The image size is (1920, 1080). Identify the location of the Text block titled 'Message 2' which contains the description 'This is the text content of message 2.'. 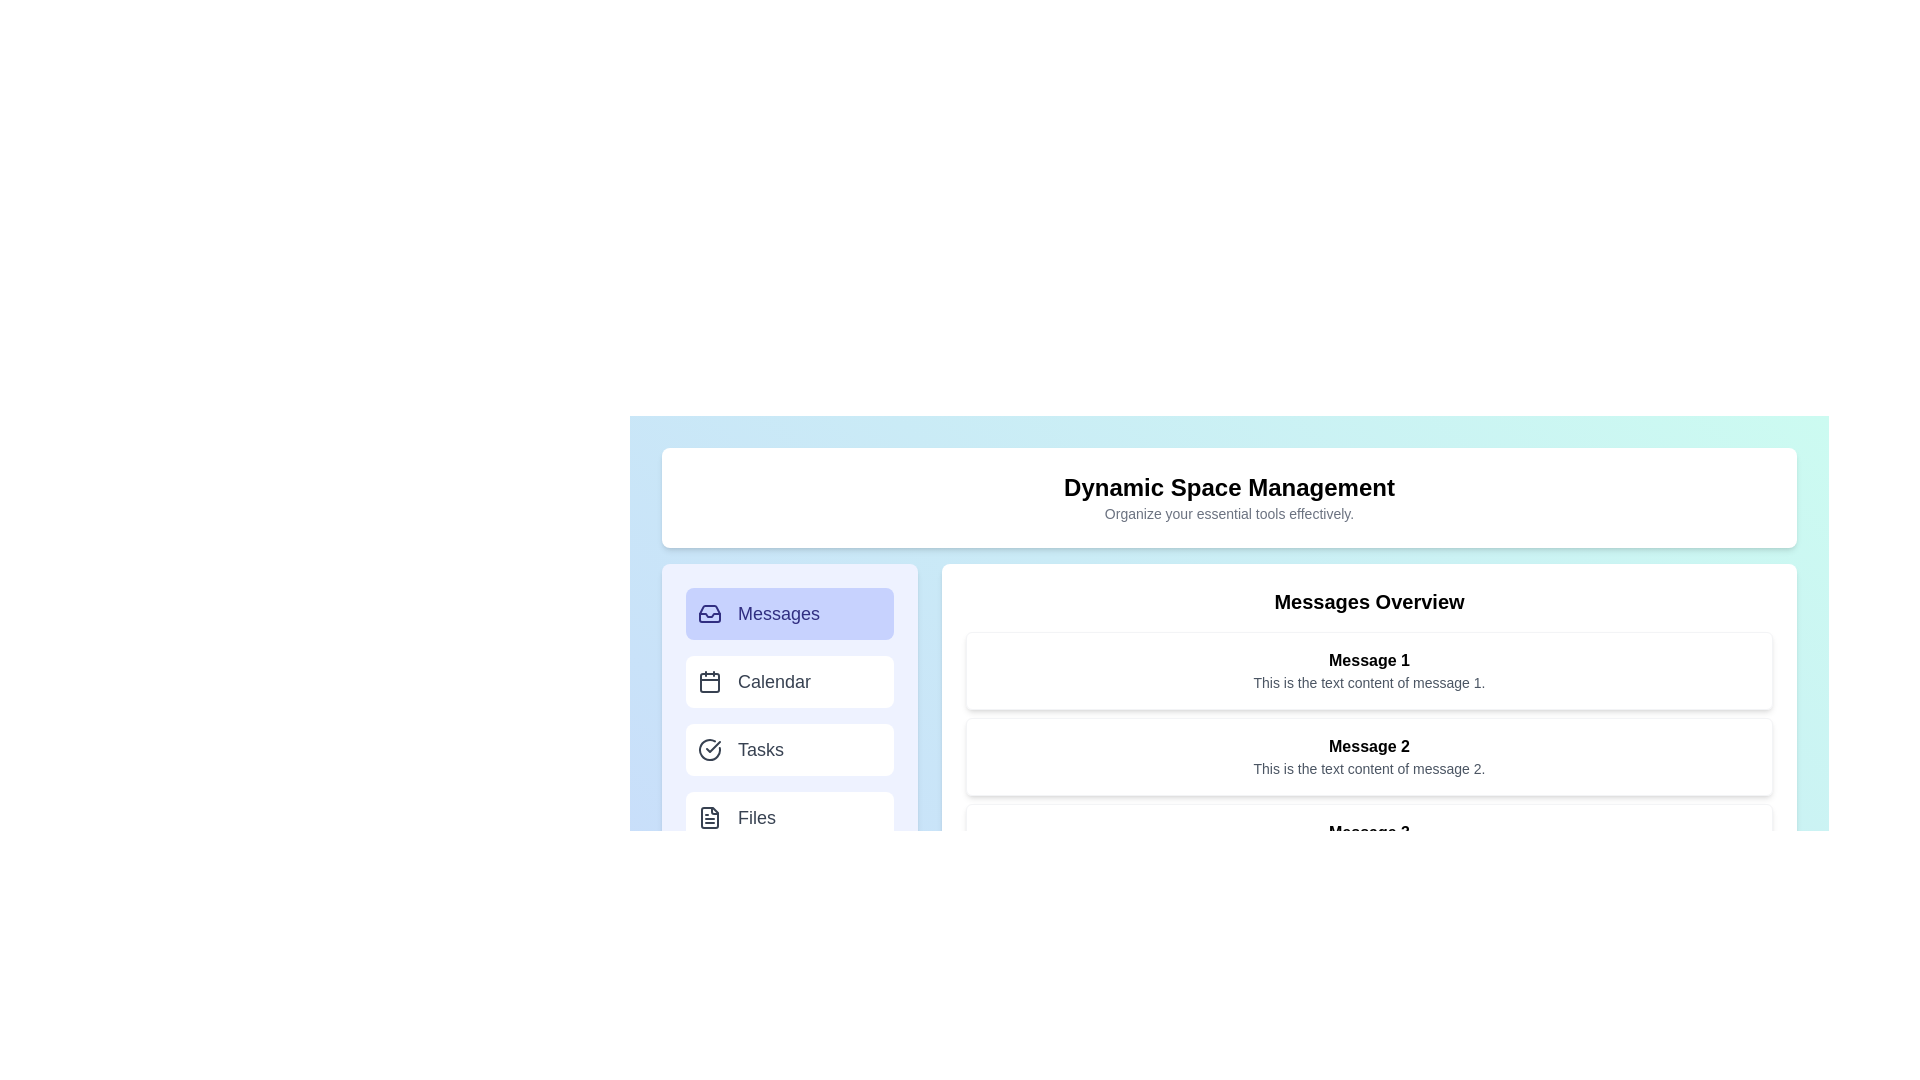
(1368, 756).